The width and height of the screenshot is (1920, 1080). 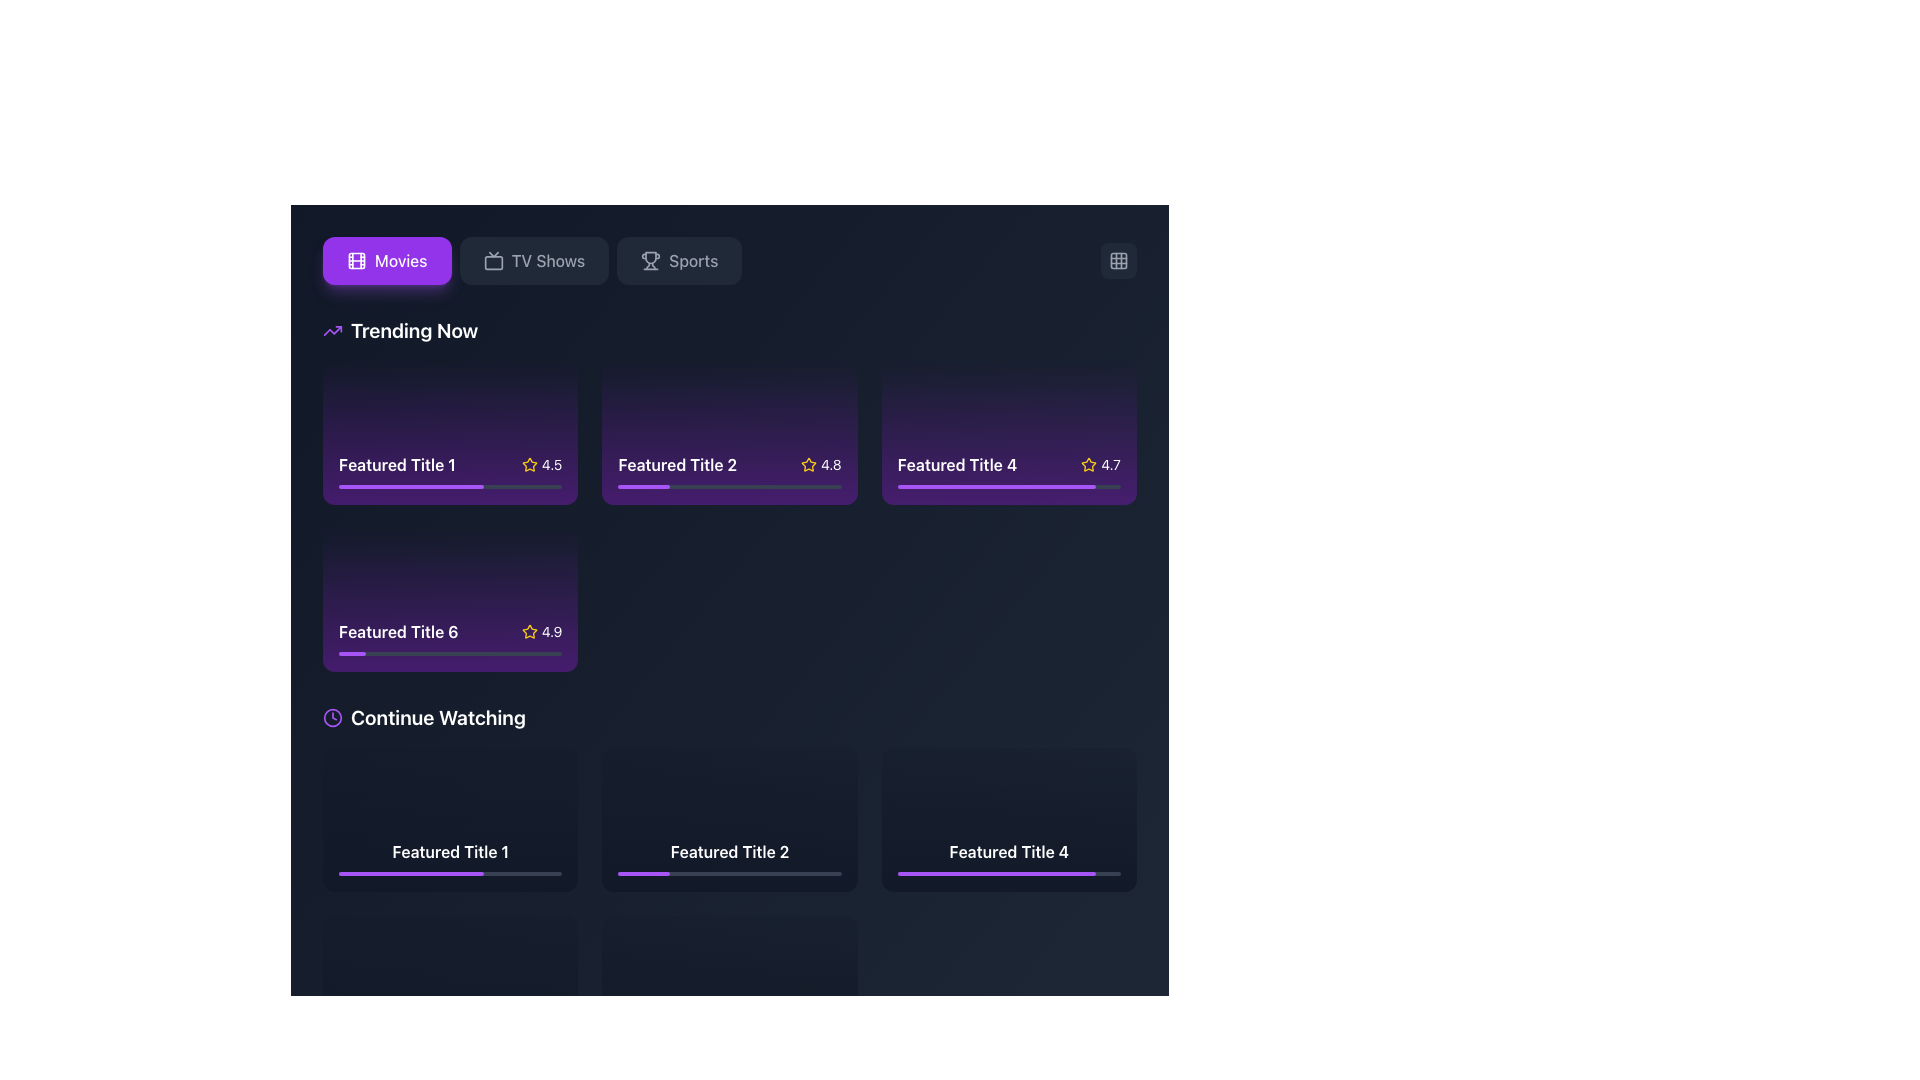 I want to click on text content of the 'Movies' category label within the button located at the top-left of the interface, next to the film icon, so click(x=400, y=260).